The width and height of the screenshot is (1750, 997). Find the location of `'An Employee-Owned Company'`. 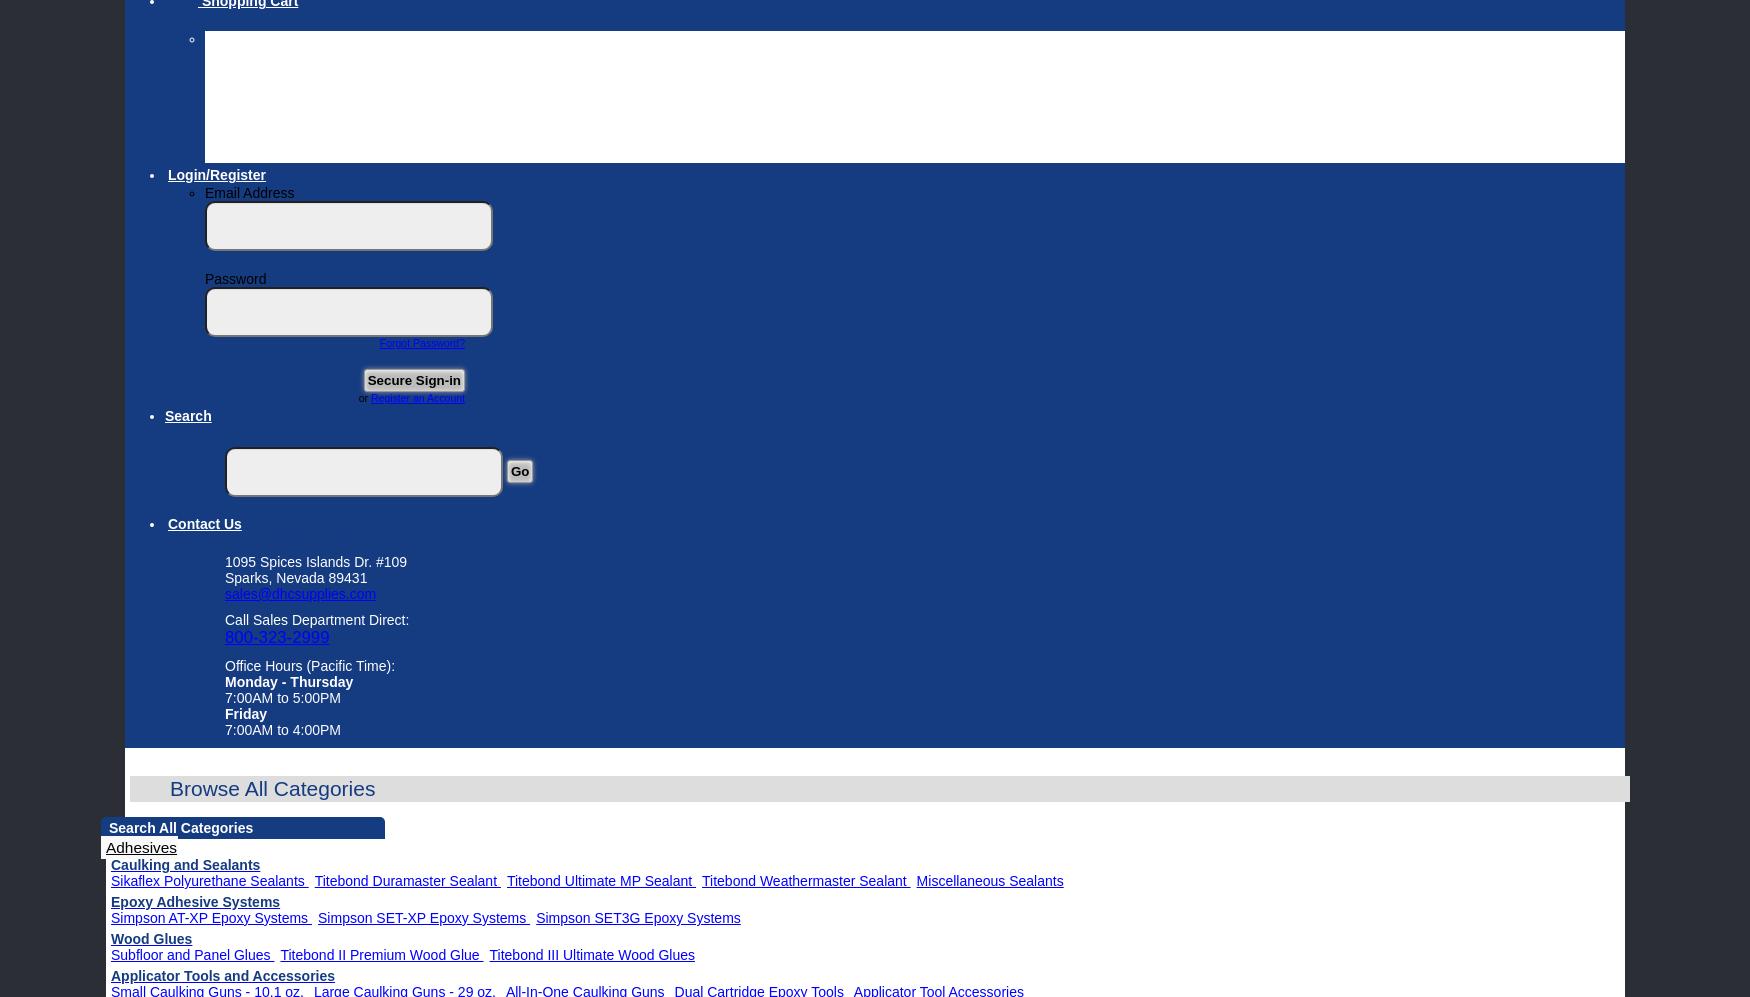

'An Employee-Owned Company' is located at coordinates (318, 137).